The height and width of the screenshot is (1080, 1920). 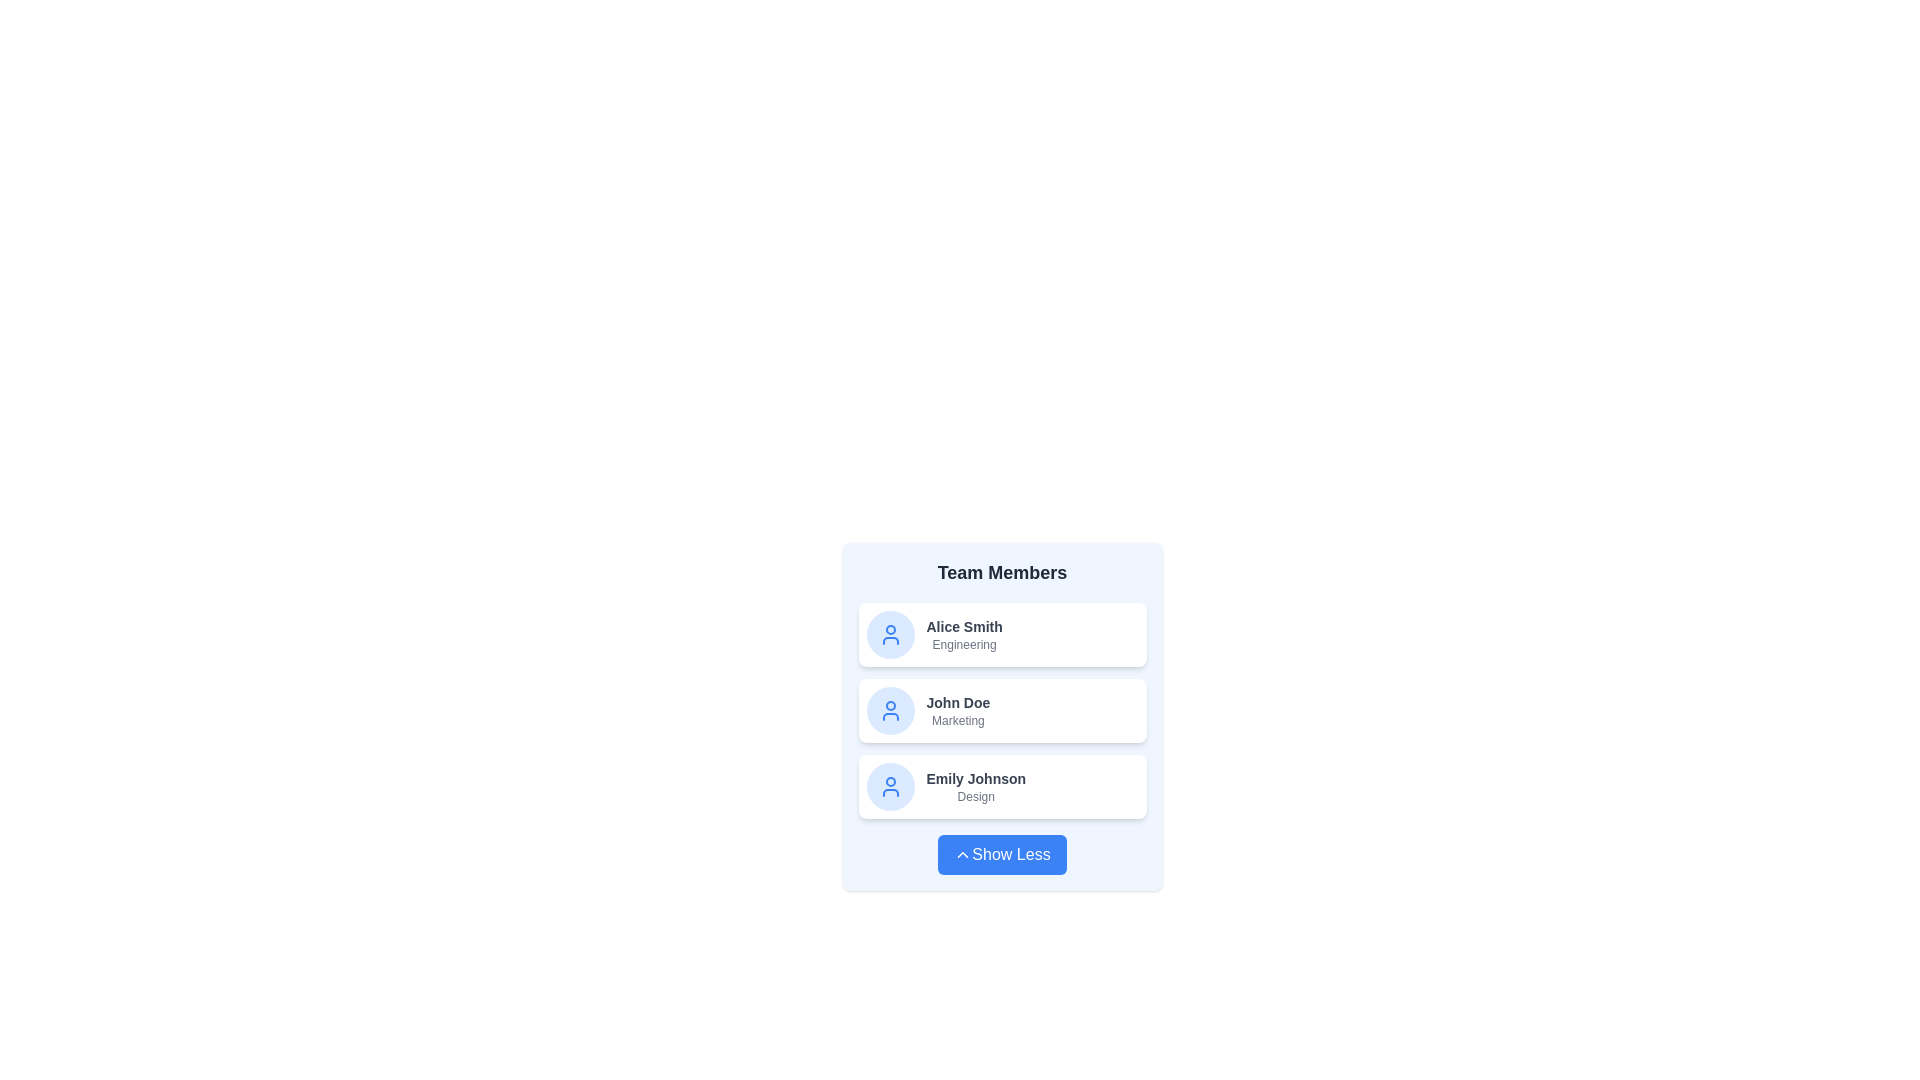 What do you see at coordinates (976, 778) in the screenshot?
I see `the text label displaying the name 'Emily Johnson', which is located in the third entry of the 'Team Members' list` at bounding box center [976, 778].